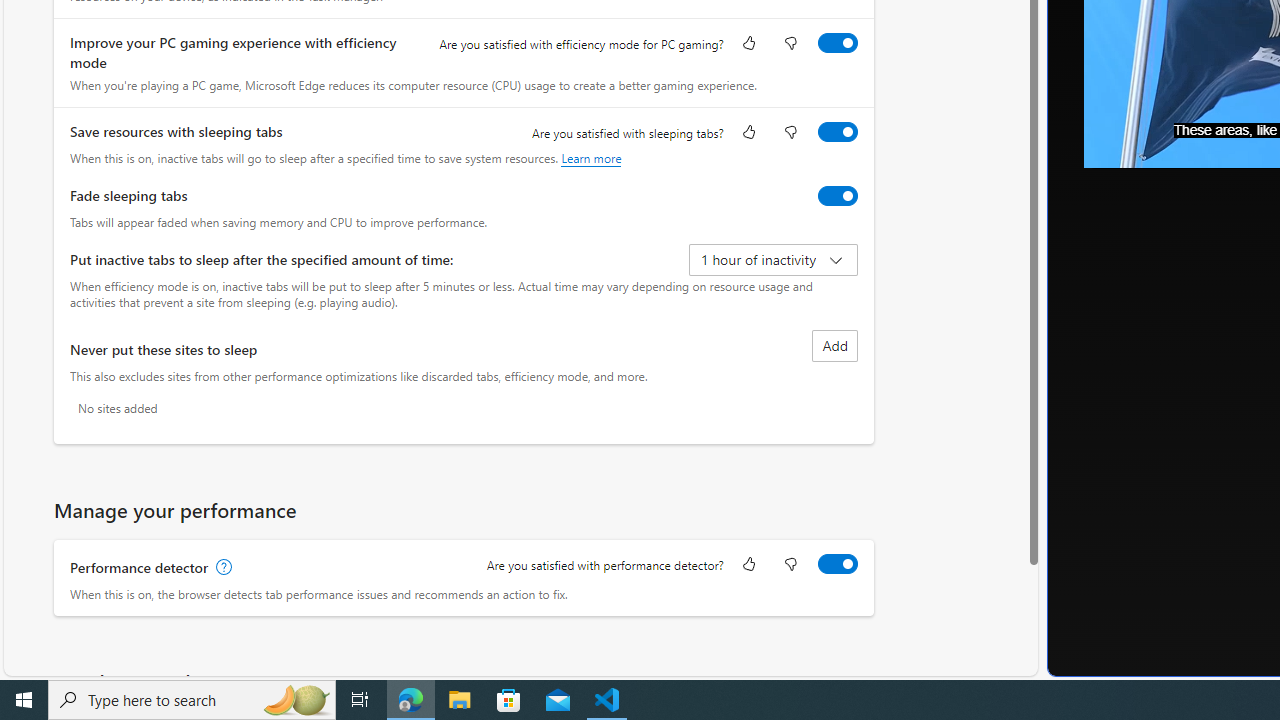 The width and height of the screenshot is (1280, 720). Describe the element at coordinates (837, 131) in the screenshot. I see `'Save resources with sleeping tabs'` at that location.